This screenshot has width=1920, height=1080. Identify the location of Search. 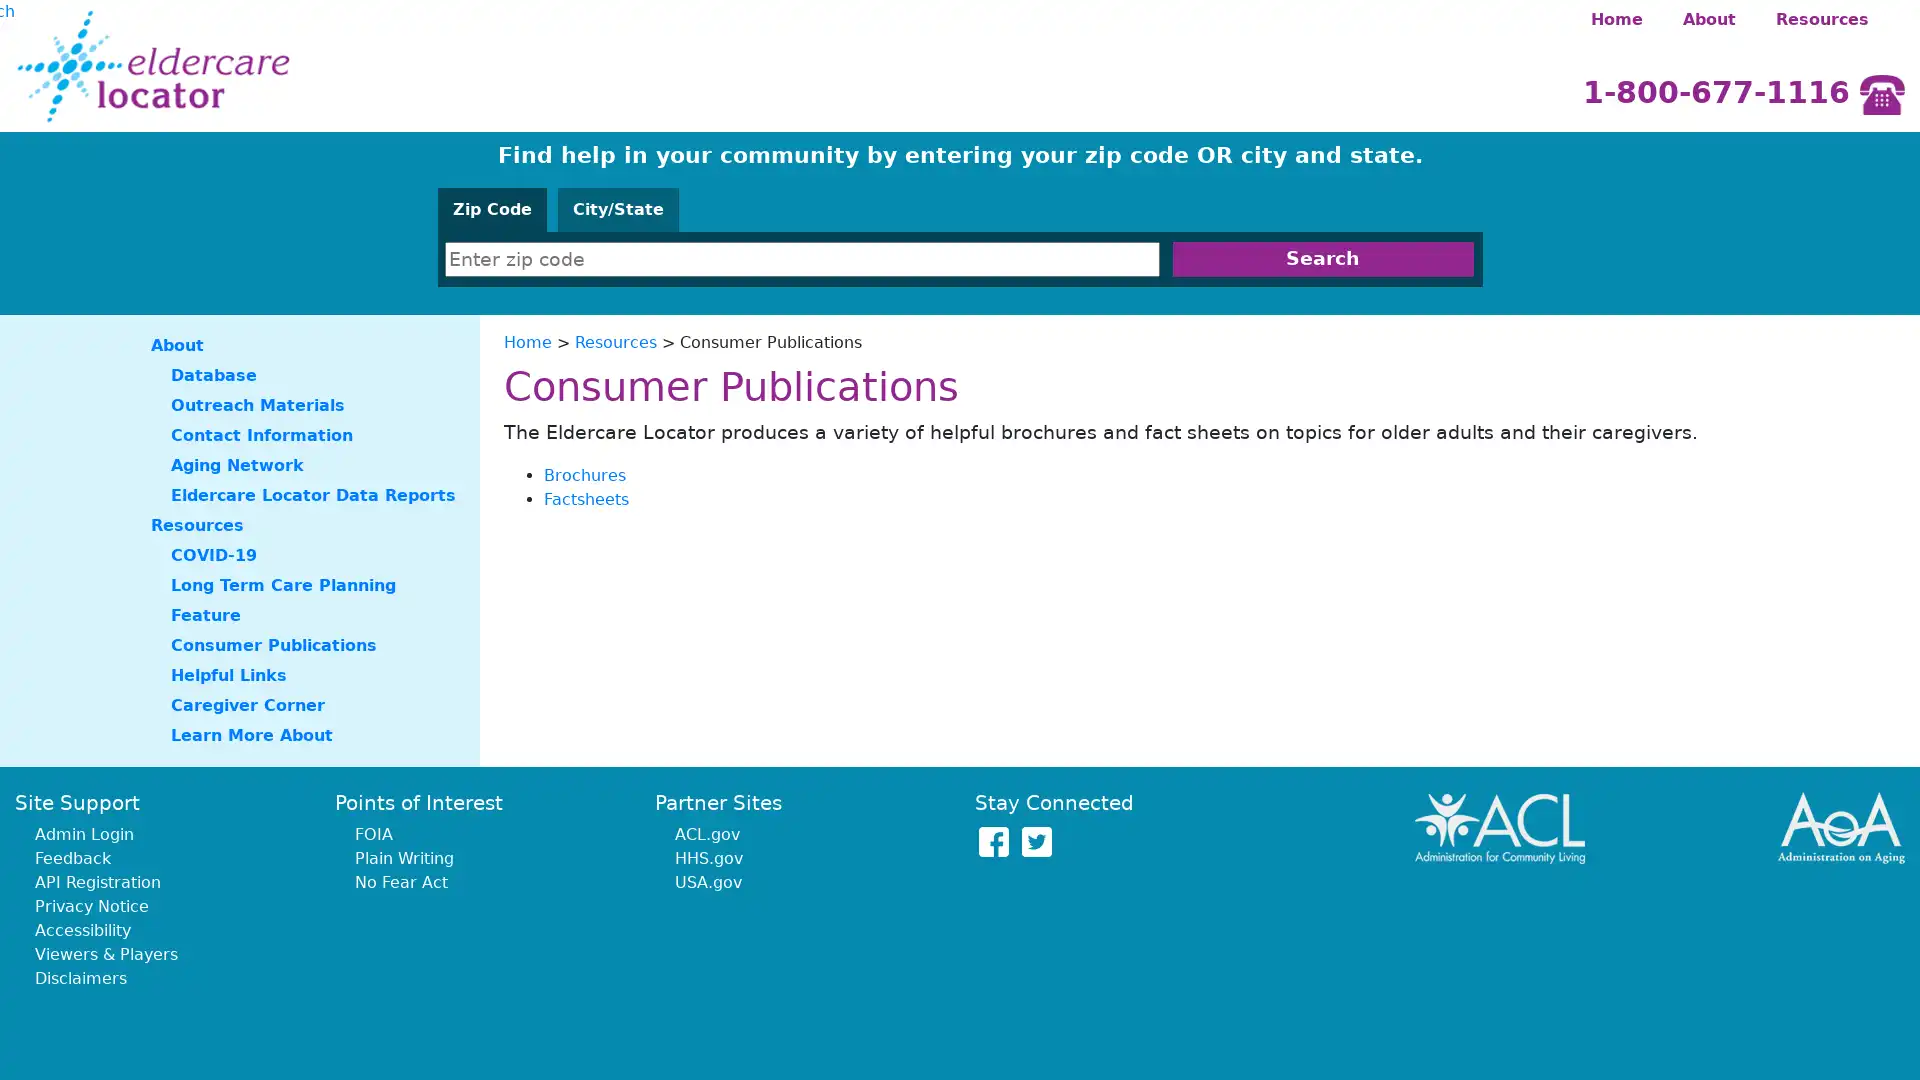
(1322, 258).